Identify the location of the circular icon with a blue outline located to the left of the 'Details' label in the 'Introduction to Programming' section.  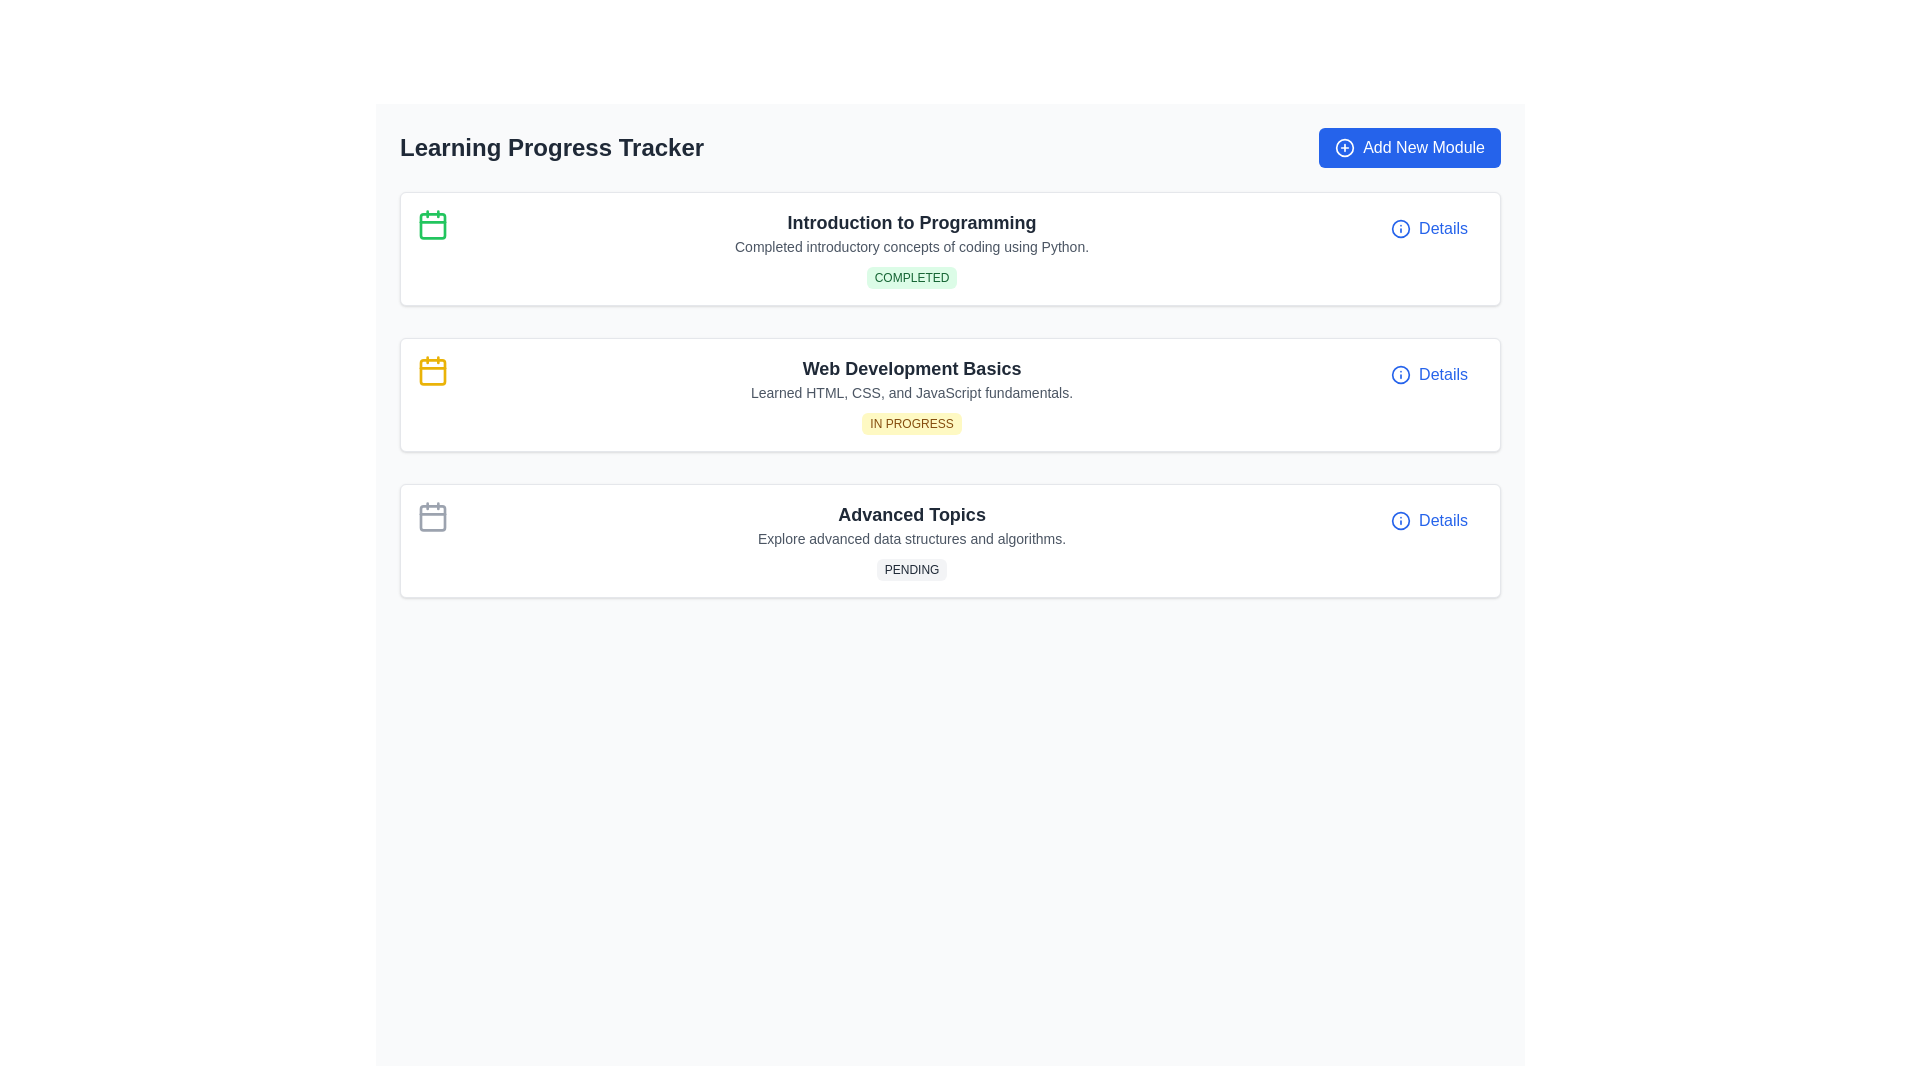
(1400, 227).